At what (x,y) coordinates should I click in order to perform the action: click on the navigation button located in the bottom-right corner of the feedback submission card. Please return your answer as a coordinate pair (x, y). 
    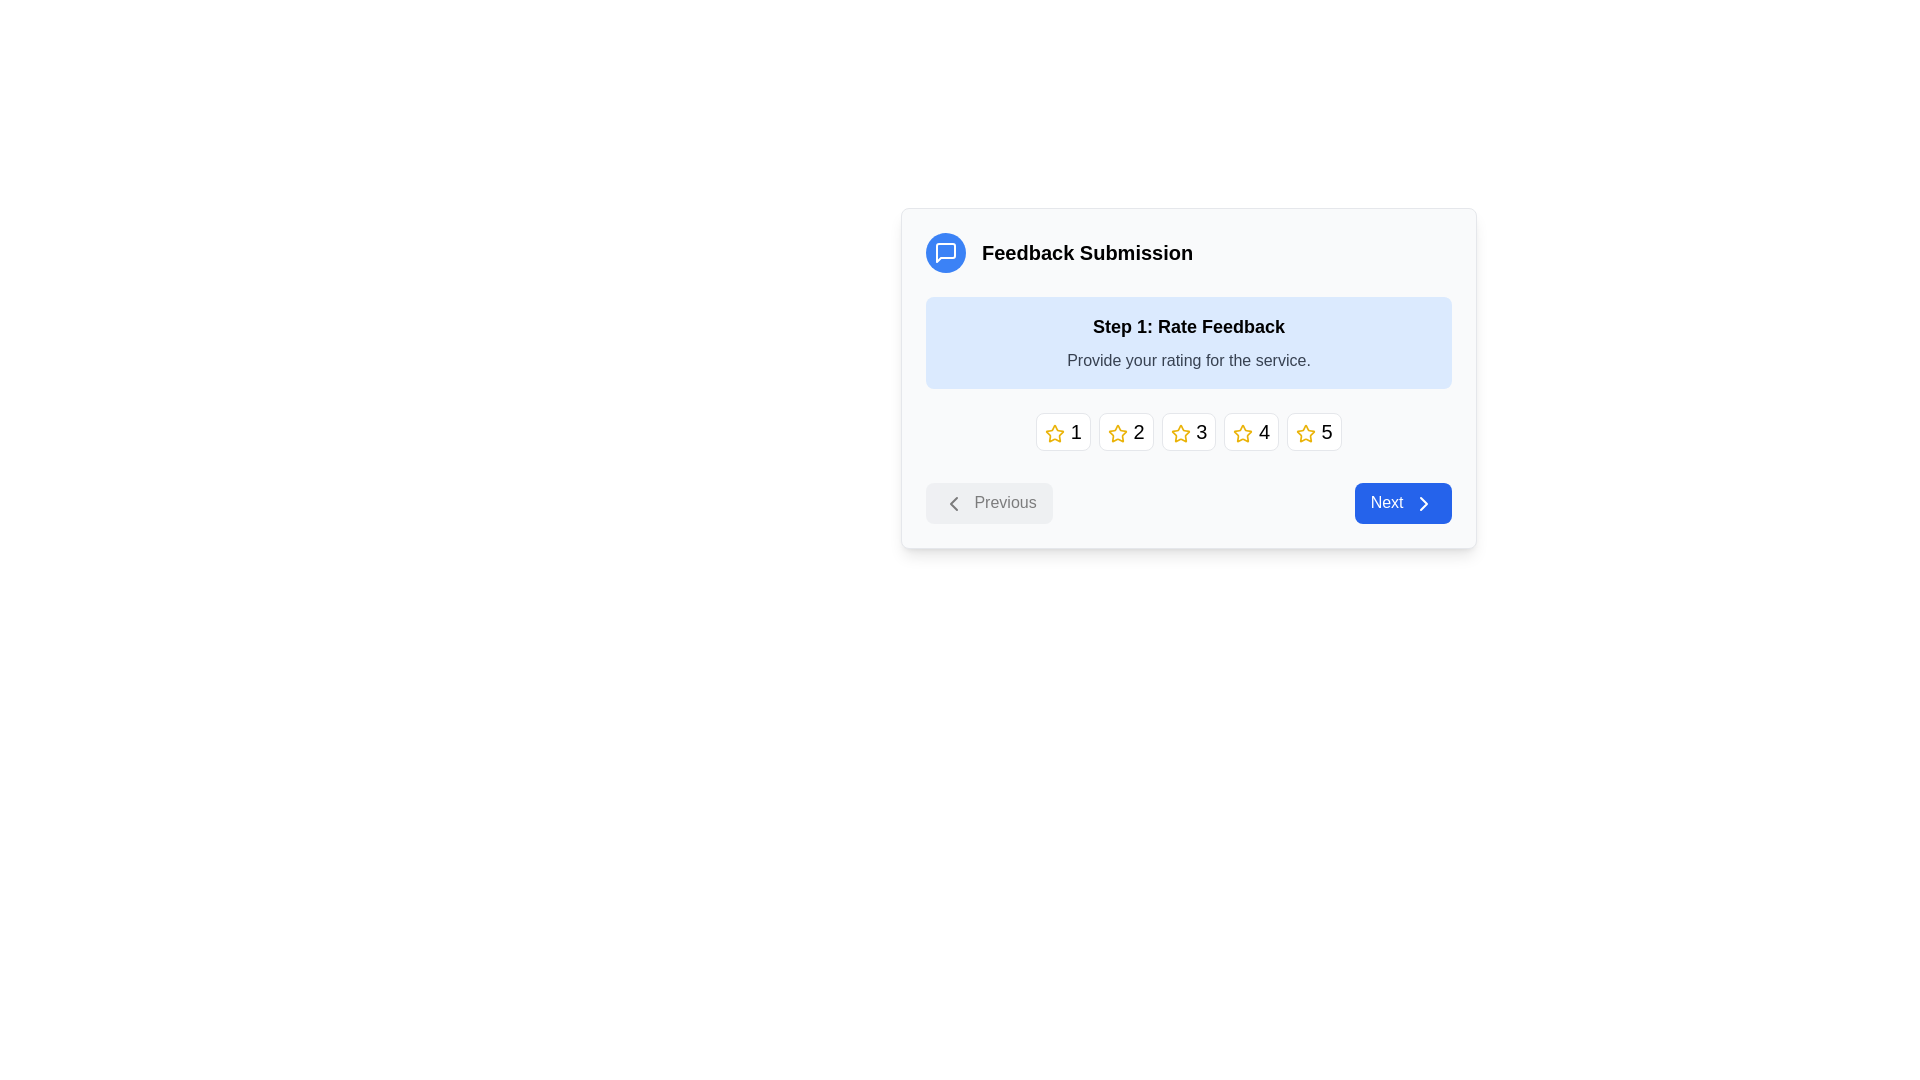
    Looking at the image, I should click on (1402, 502).